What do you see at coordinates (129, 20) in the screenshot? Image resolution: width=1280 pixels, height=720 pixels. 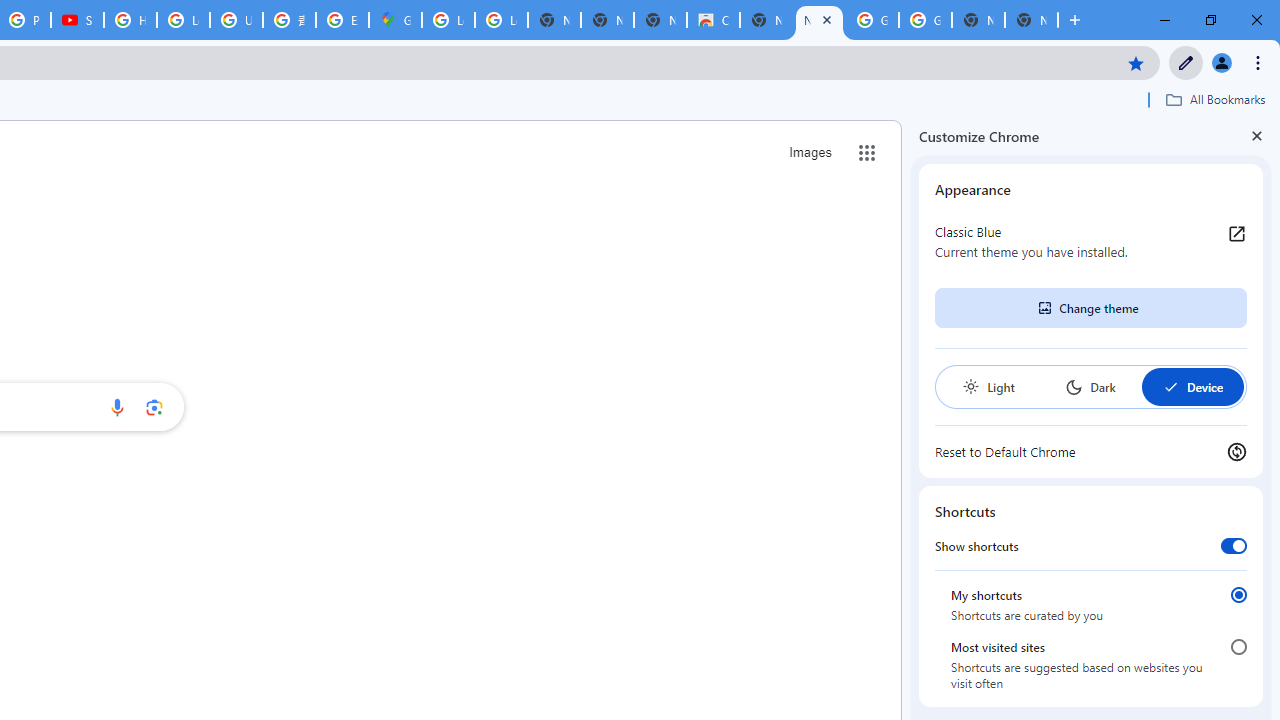 I see `'How Chrome protects your passwords - Google Chrome Help'` at bounding box center [129, 20].